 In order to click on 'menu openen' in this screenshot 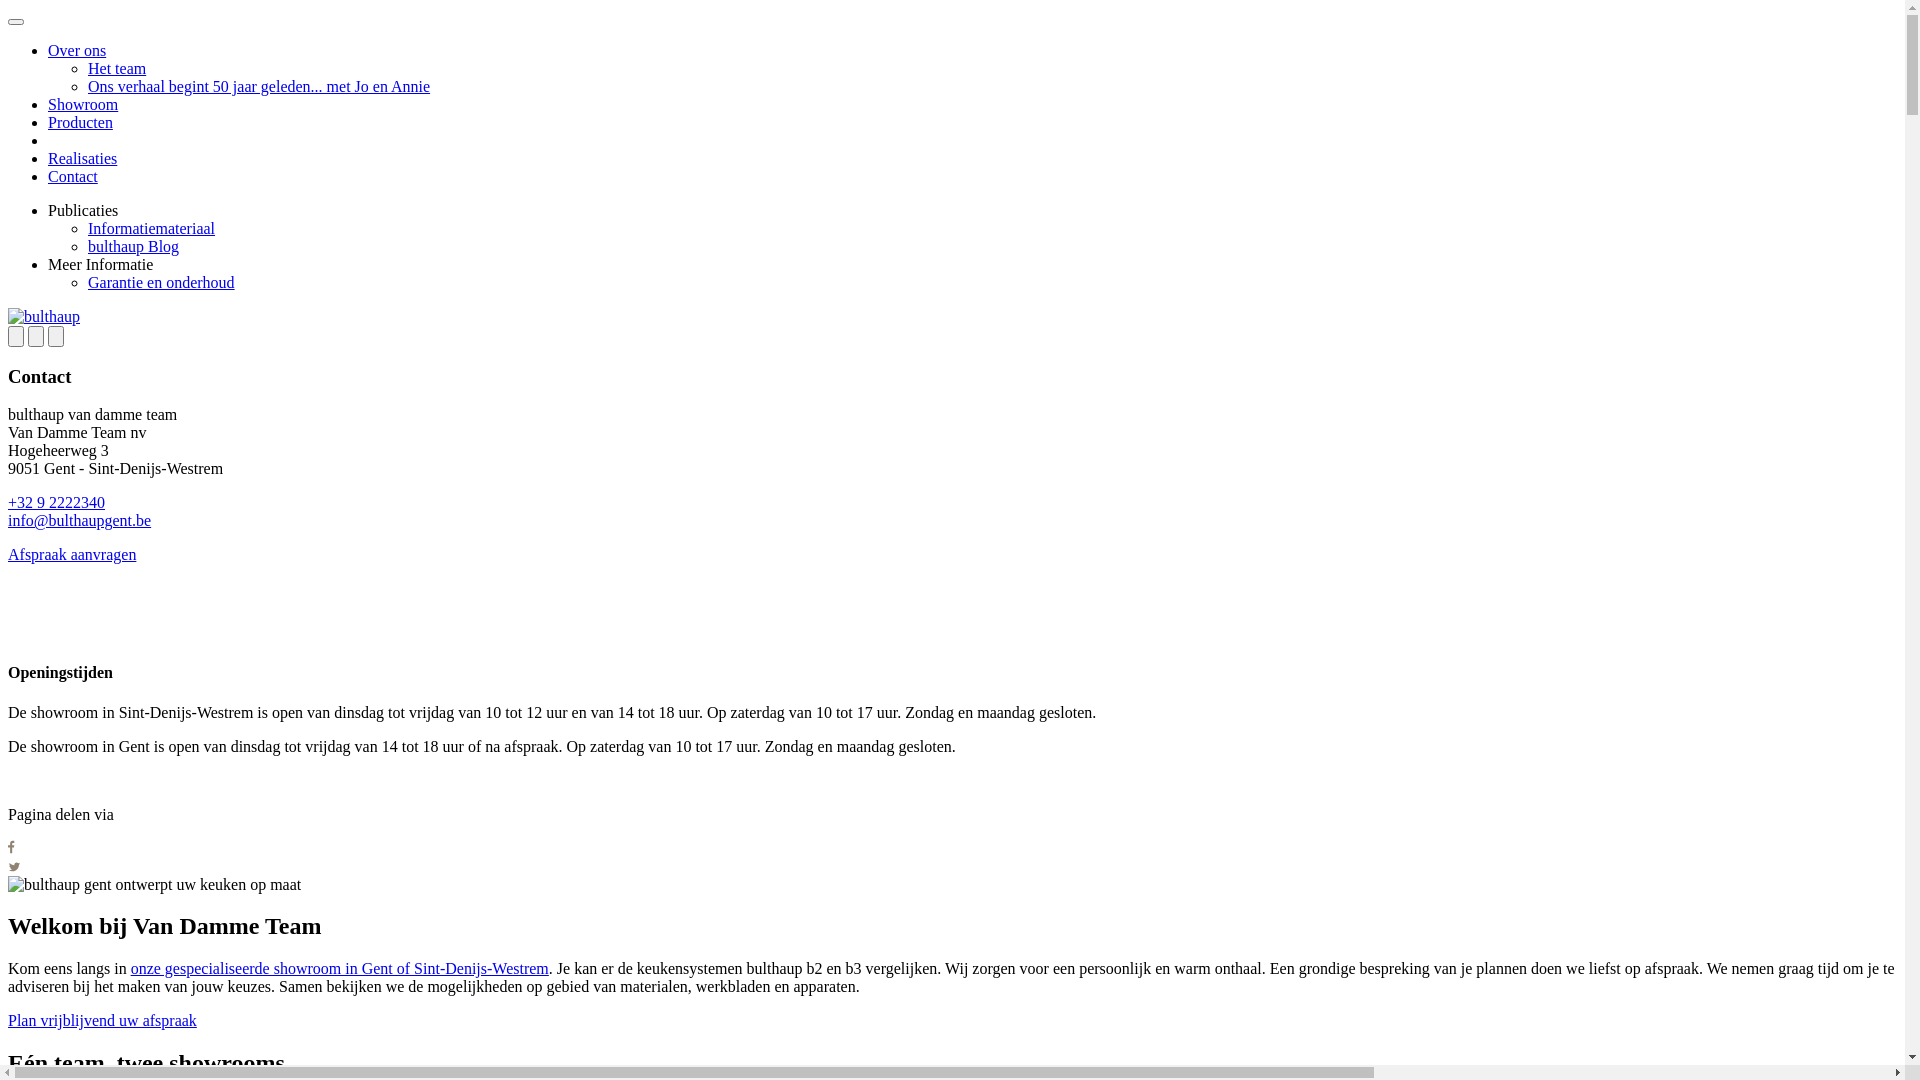, I will do `click(15, 22)`.